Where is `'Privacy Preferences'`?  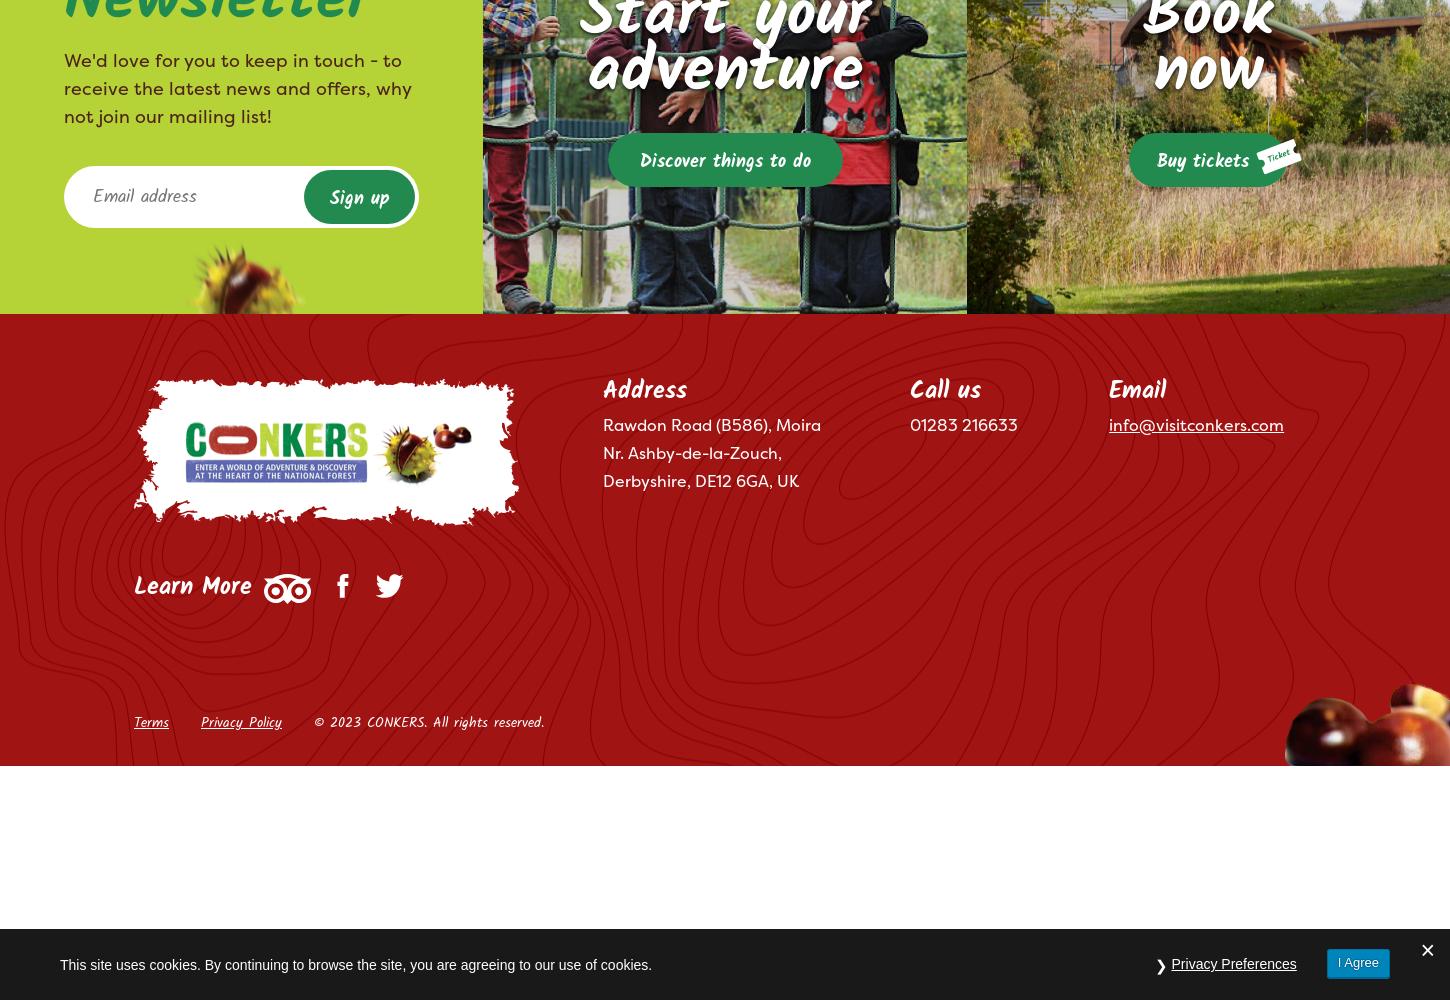 'Privacy Preferences' is located at coordinates (1170, 963).